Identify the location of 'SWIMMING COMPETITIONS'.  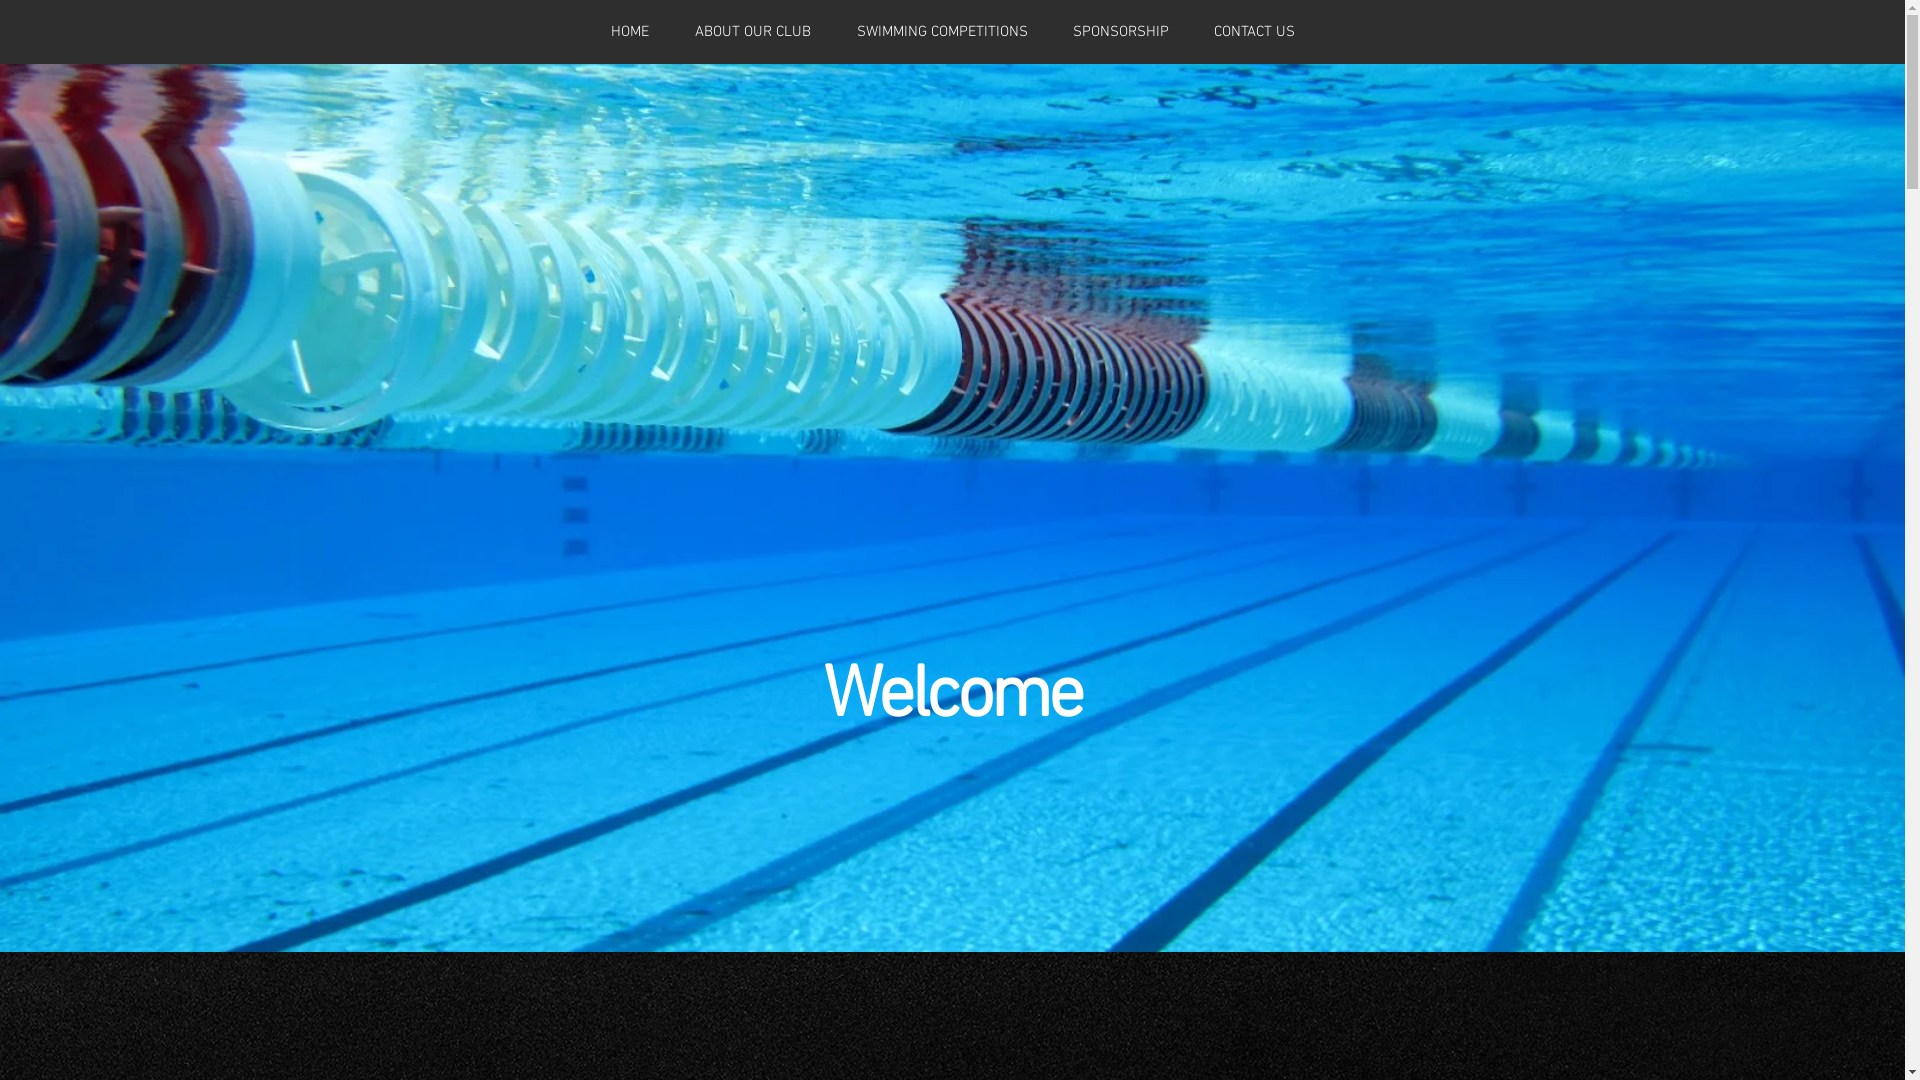
(834, 31).